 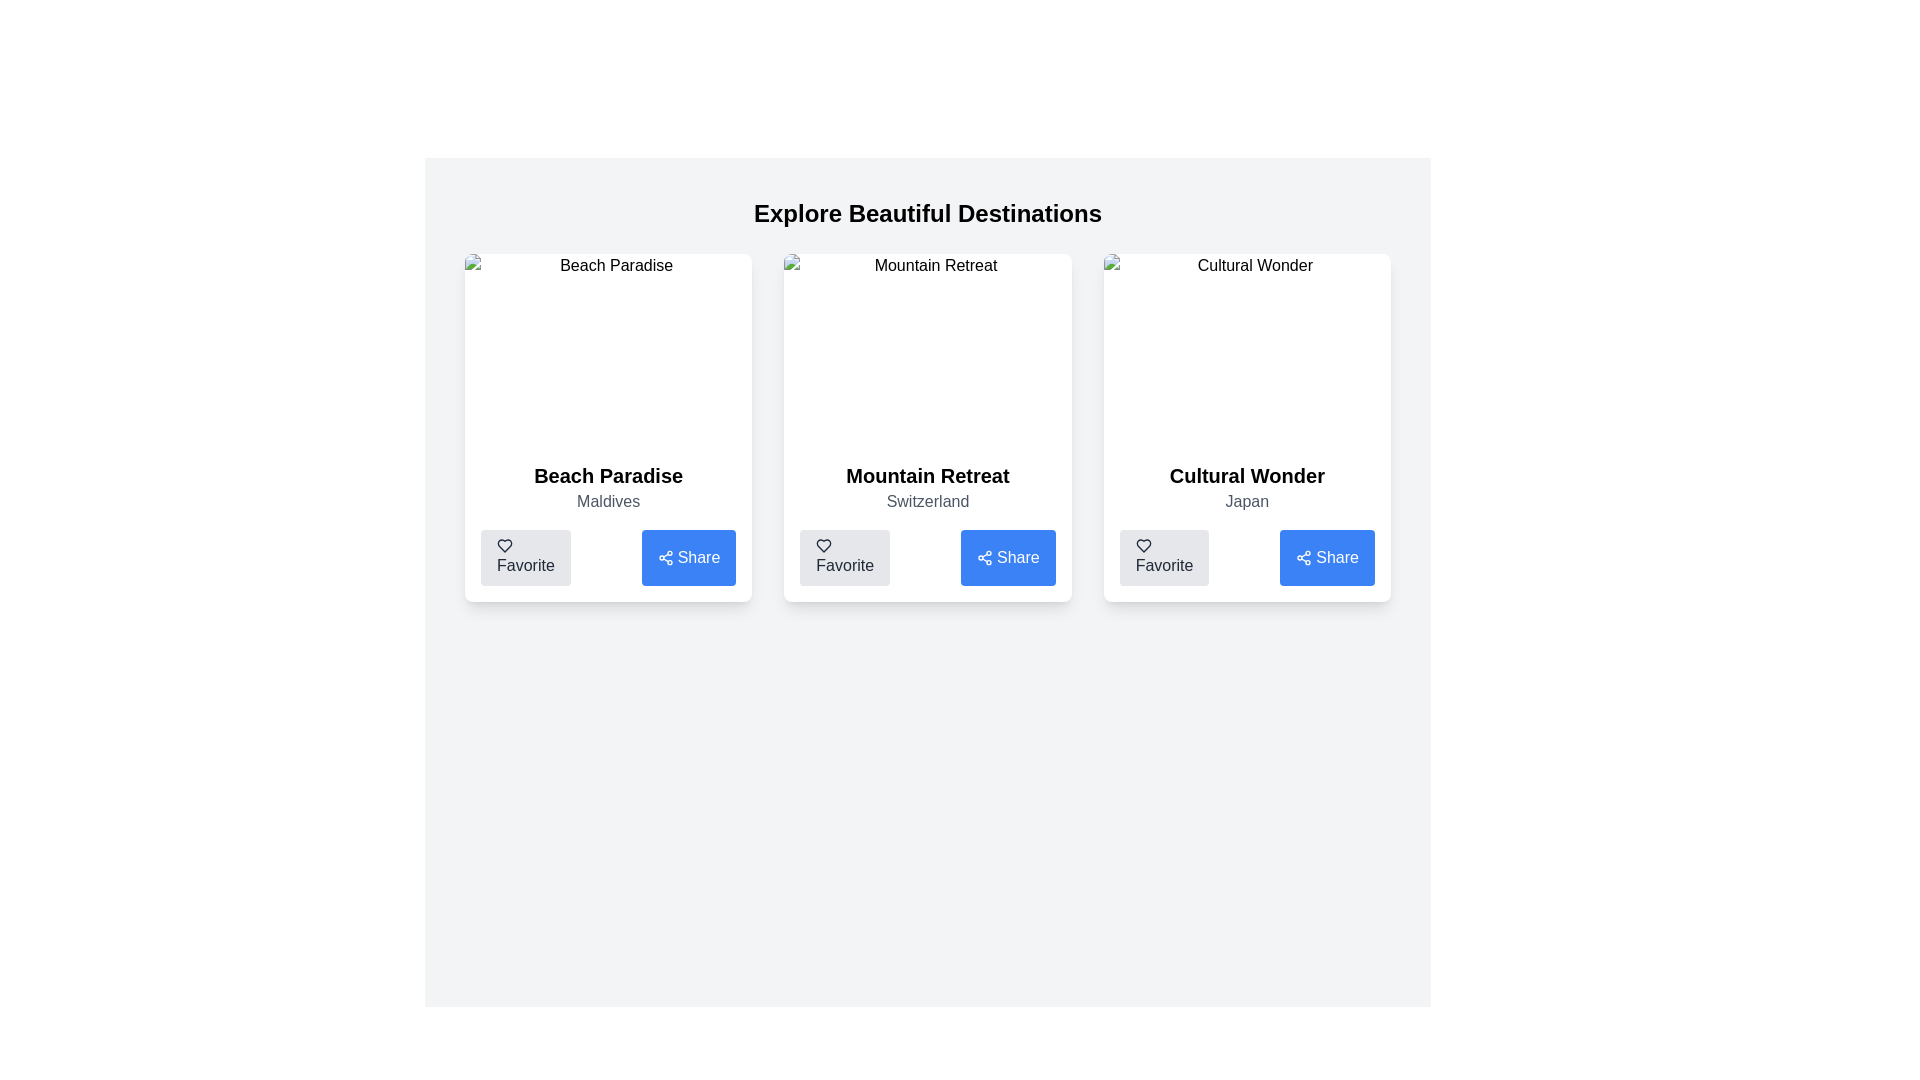 I want to click on the static text label displaying 'Maldives', which is located below the bold title 'Beach Paradise' in the first card of the grid, so click(x=607, y=500).